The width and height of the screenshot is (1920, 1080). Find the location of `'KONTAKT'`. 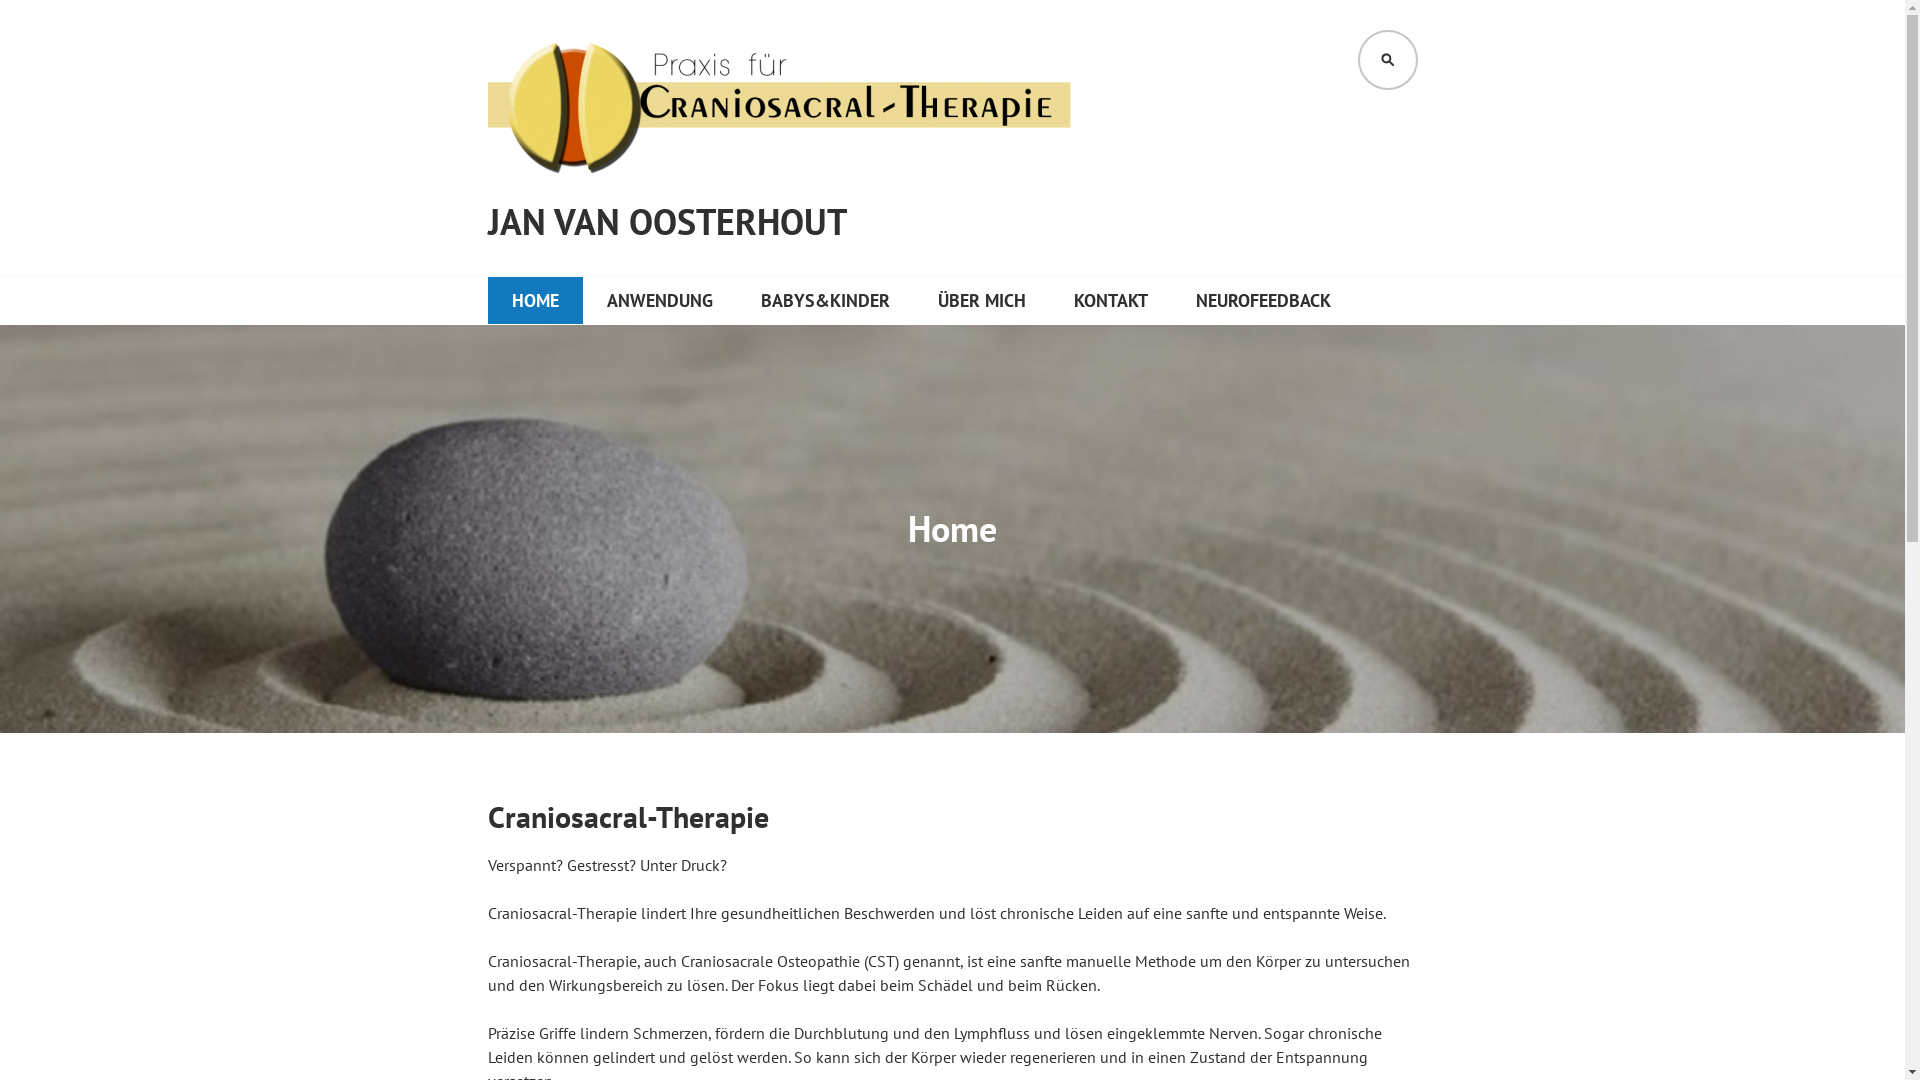

'KONTAKT' is located at coordinates (1109, 300).